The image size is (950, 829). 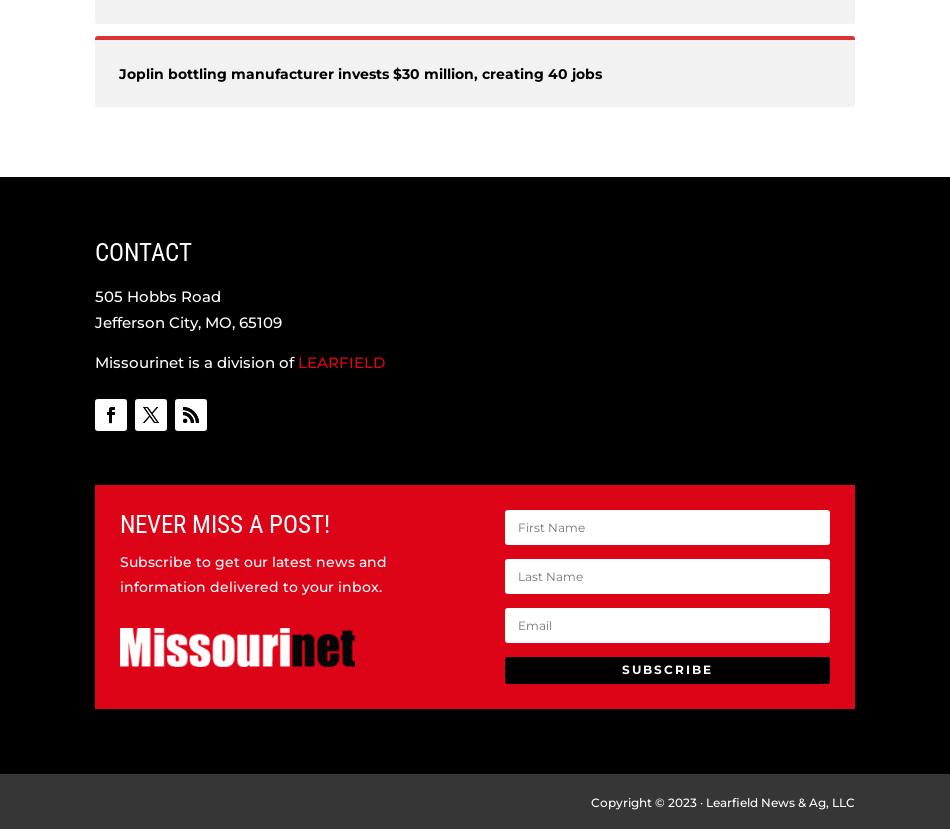 What do you see at coordinates (224, 522) in the screenshot?
I see `'NEVER MISS A POST!'` at bounding box center [224, 522].